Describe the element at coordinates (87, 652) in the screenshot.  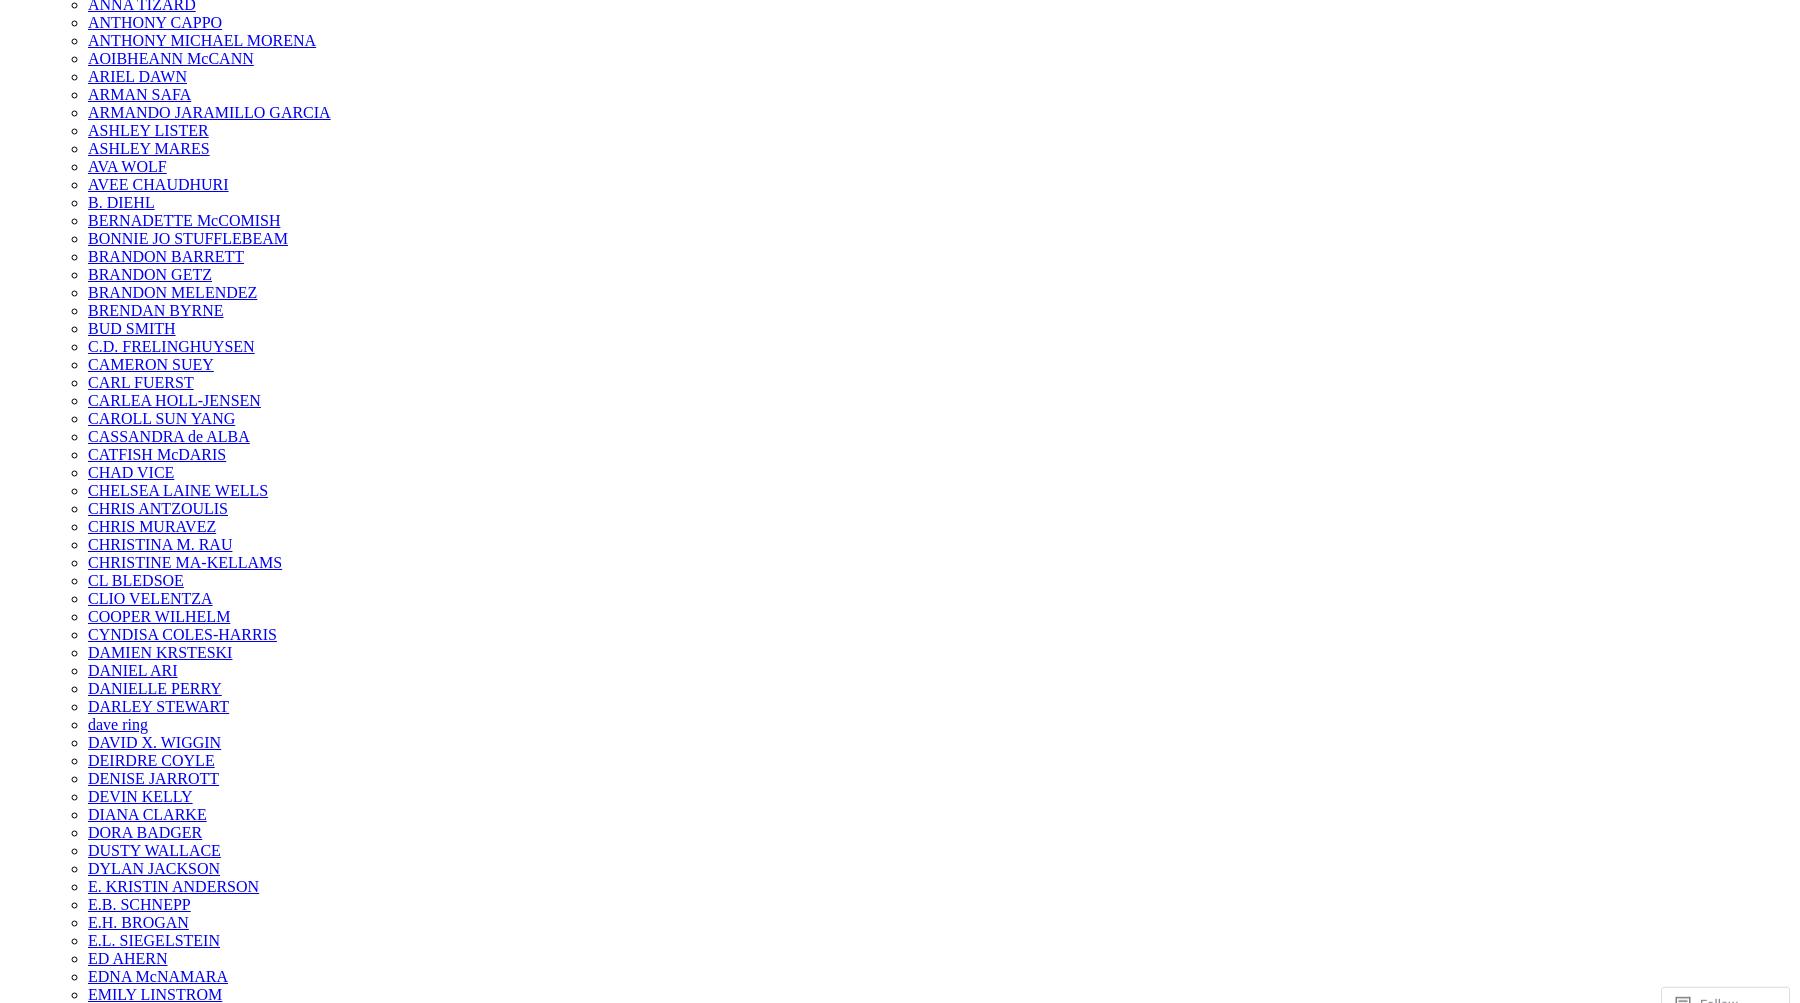
I see `'DAMIEN KRSTESKI'` at that location.